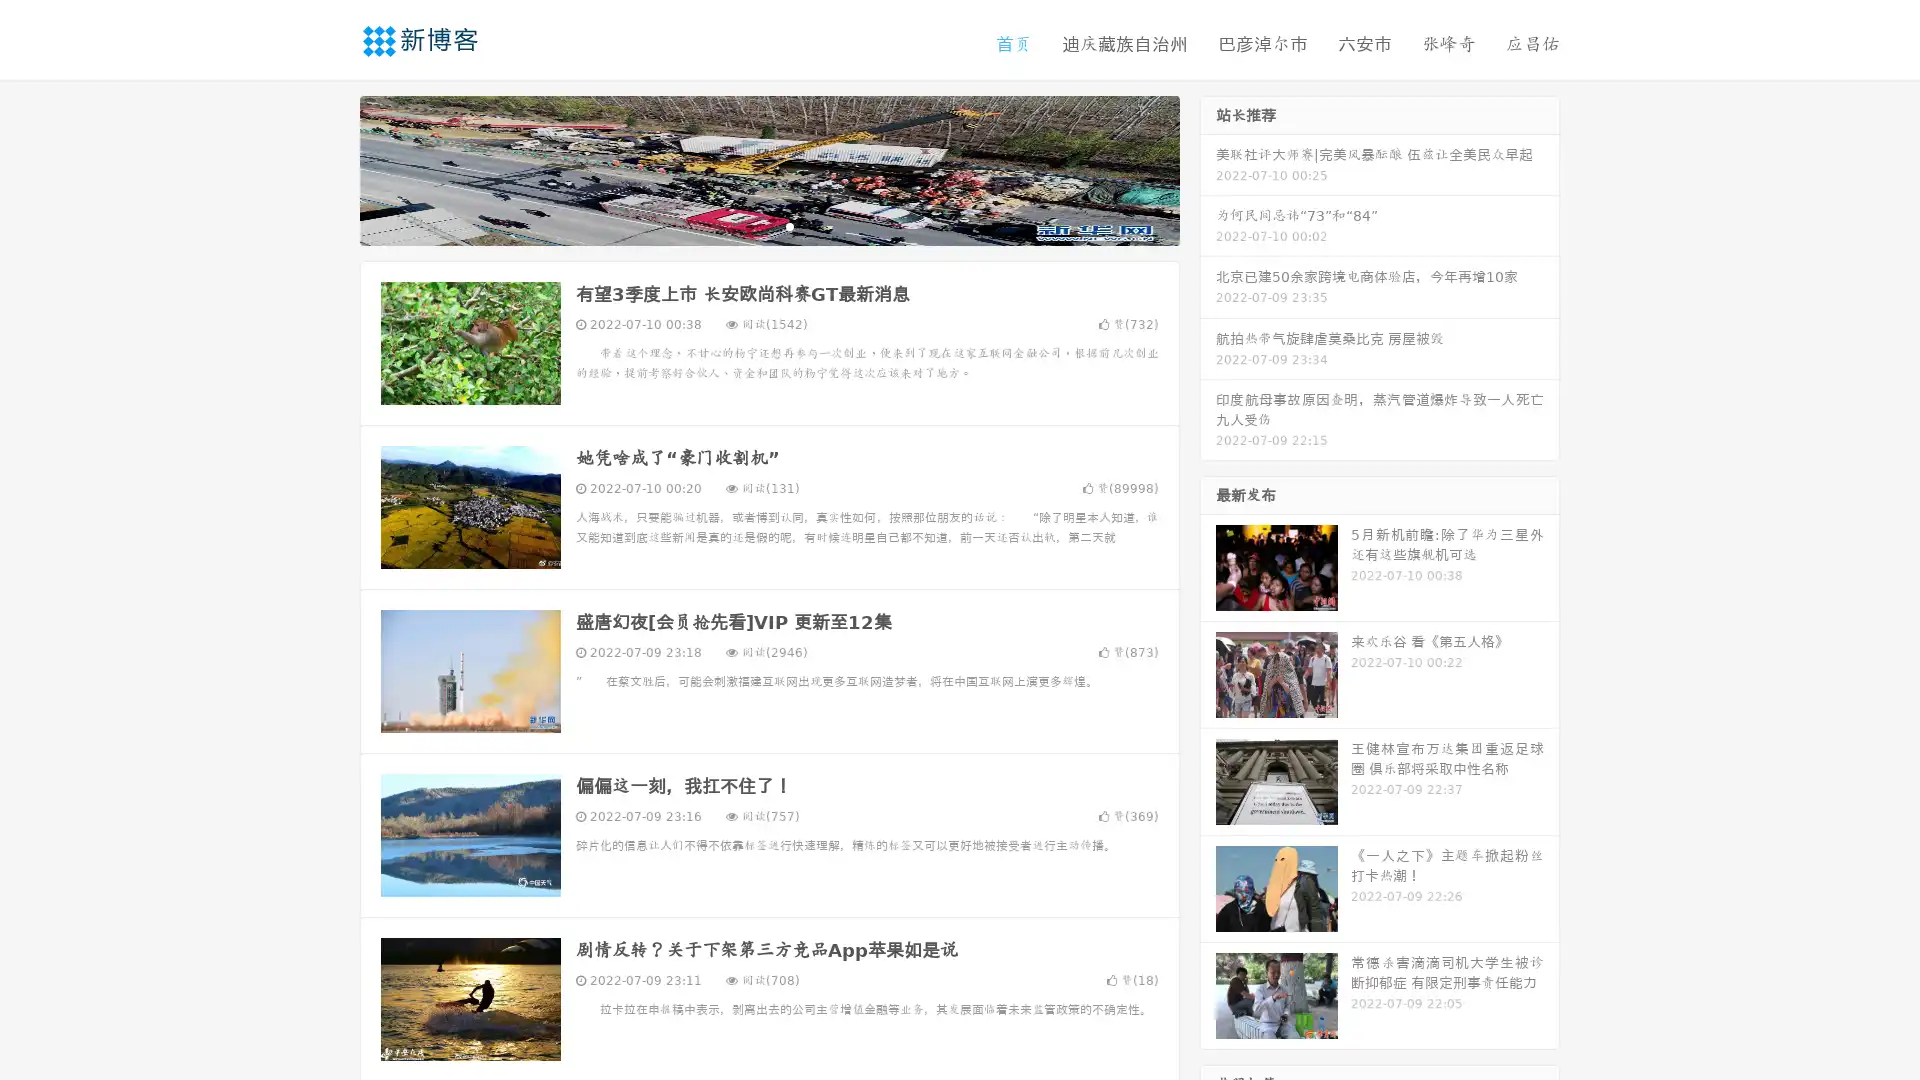 This screenshot has width=1920, height=1080. I want to click on Go to slide 3, so click(789, 225).